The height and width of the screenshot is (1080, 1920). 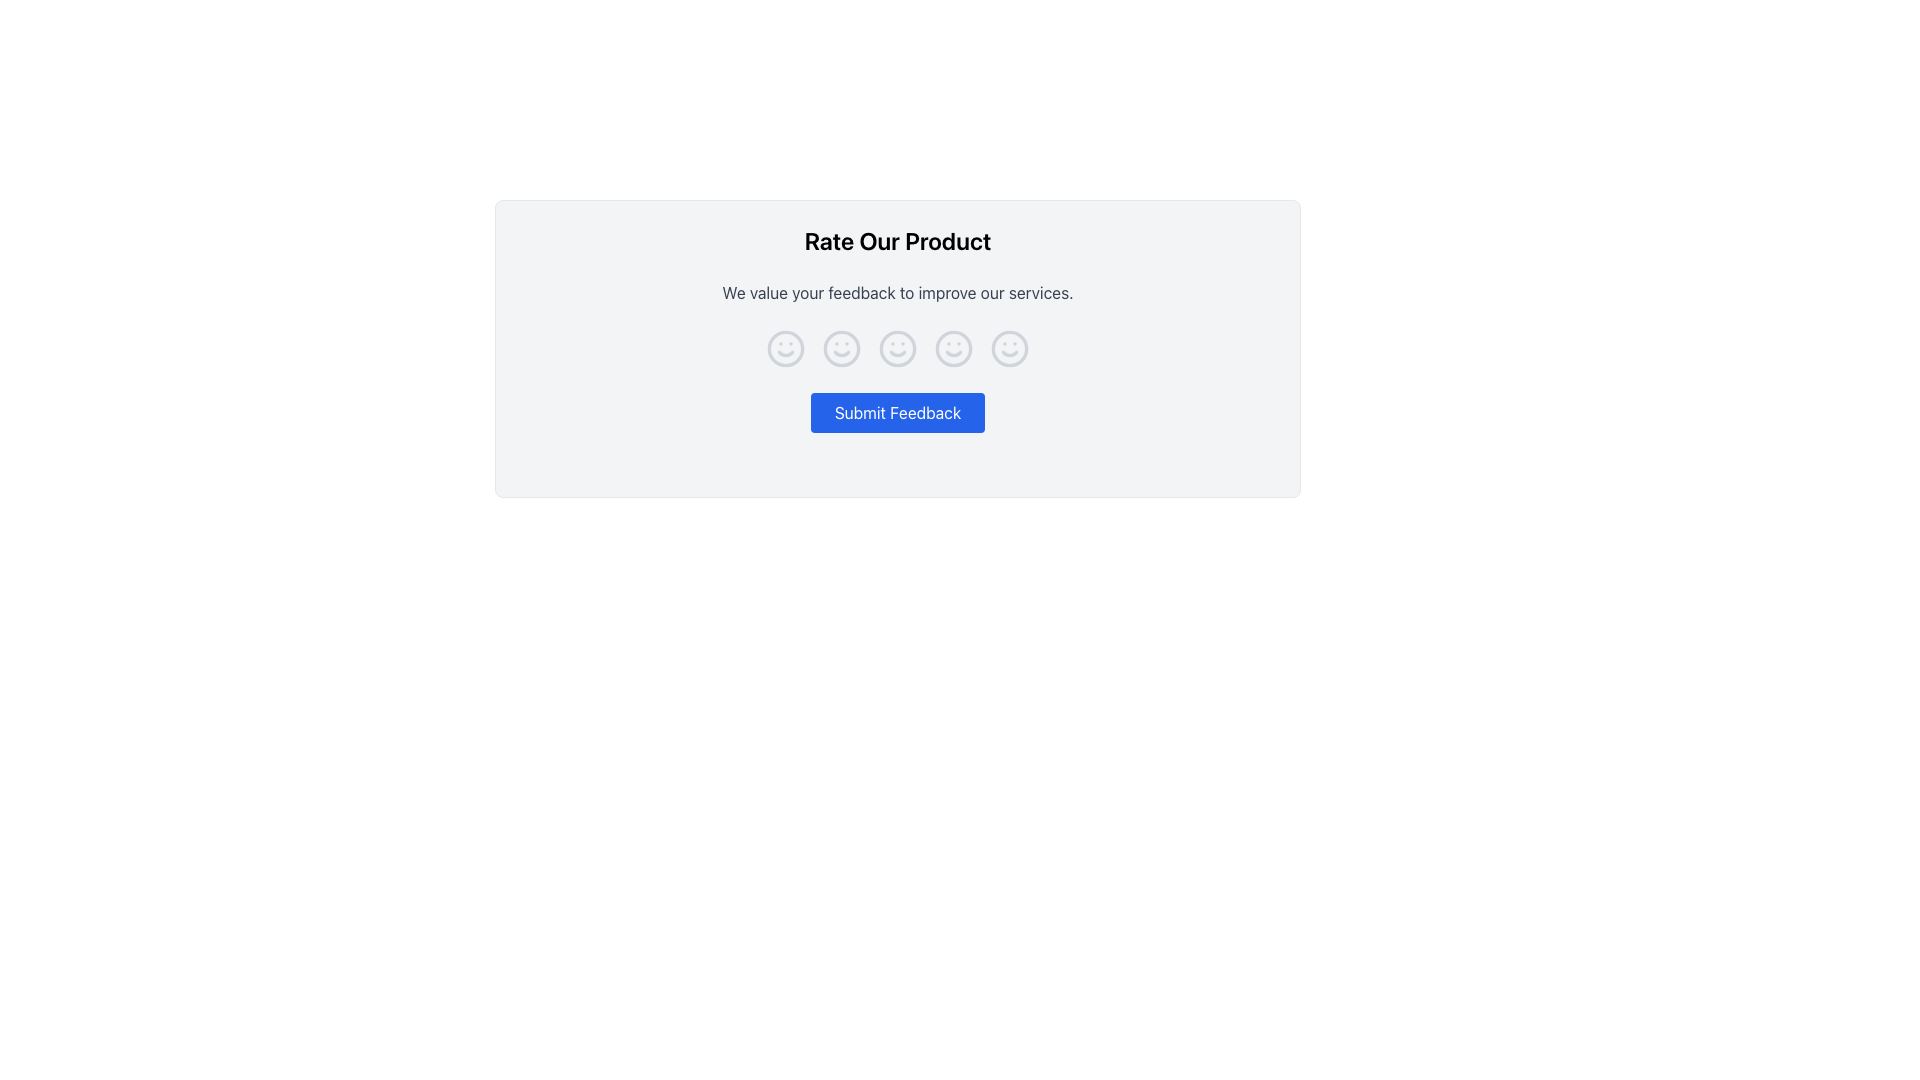 What do you see at coordinates (896, 347) in the screenshot?
I see `the neutral rating button, which is the third smiley face button in the horizontal group located below the feedback text and above the 'Submit Feedback' button` at bounding box center [896, 347].